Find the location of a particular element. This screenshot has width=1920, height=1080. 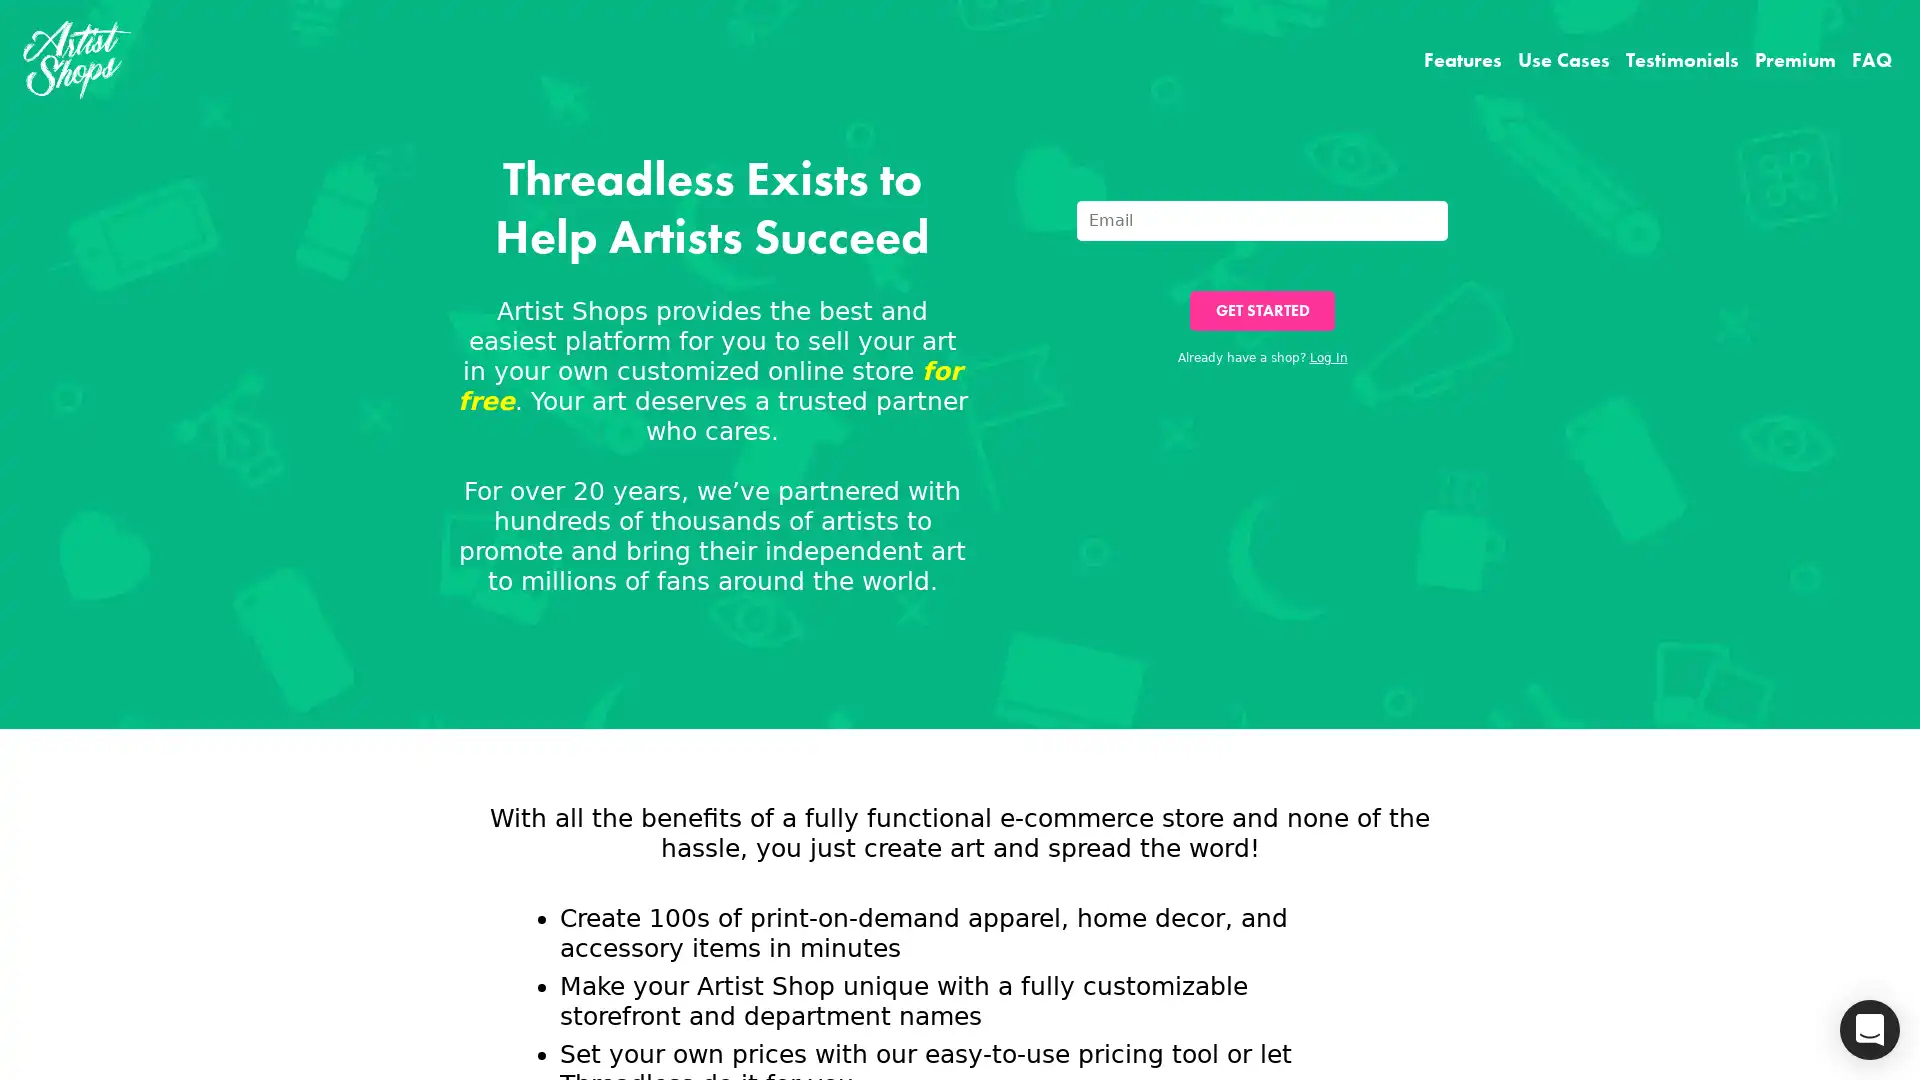

Get Started is located at coordinates (1261, 311).